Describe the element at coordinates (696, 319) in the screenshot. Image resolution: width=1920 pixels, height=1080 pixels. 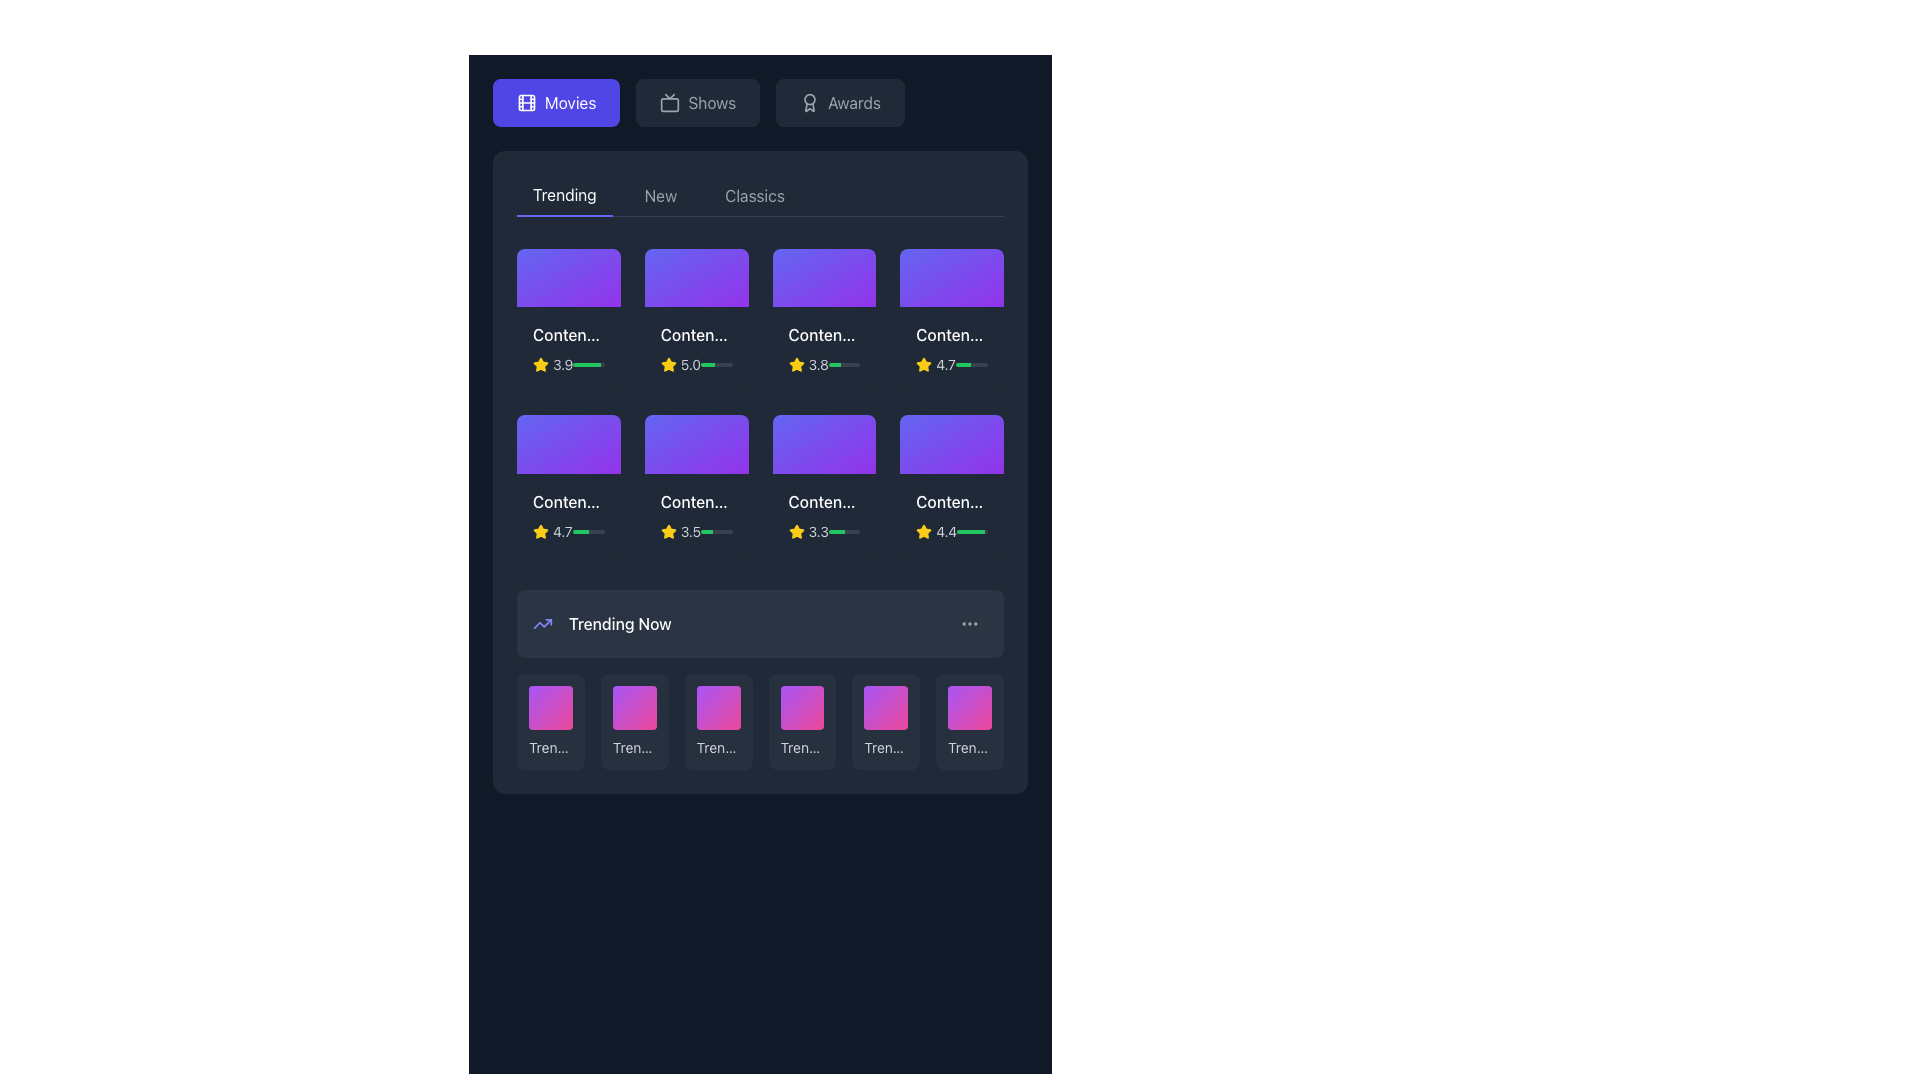
I see `the second content card tile in the top row of the 'Trending' section` at that location.